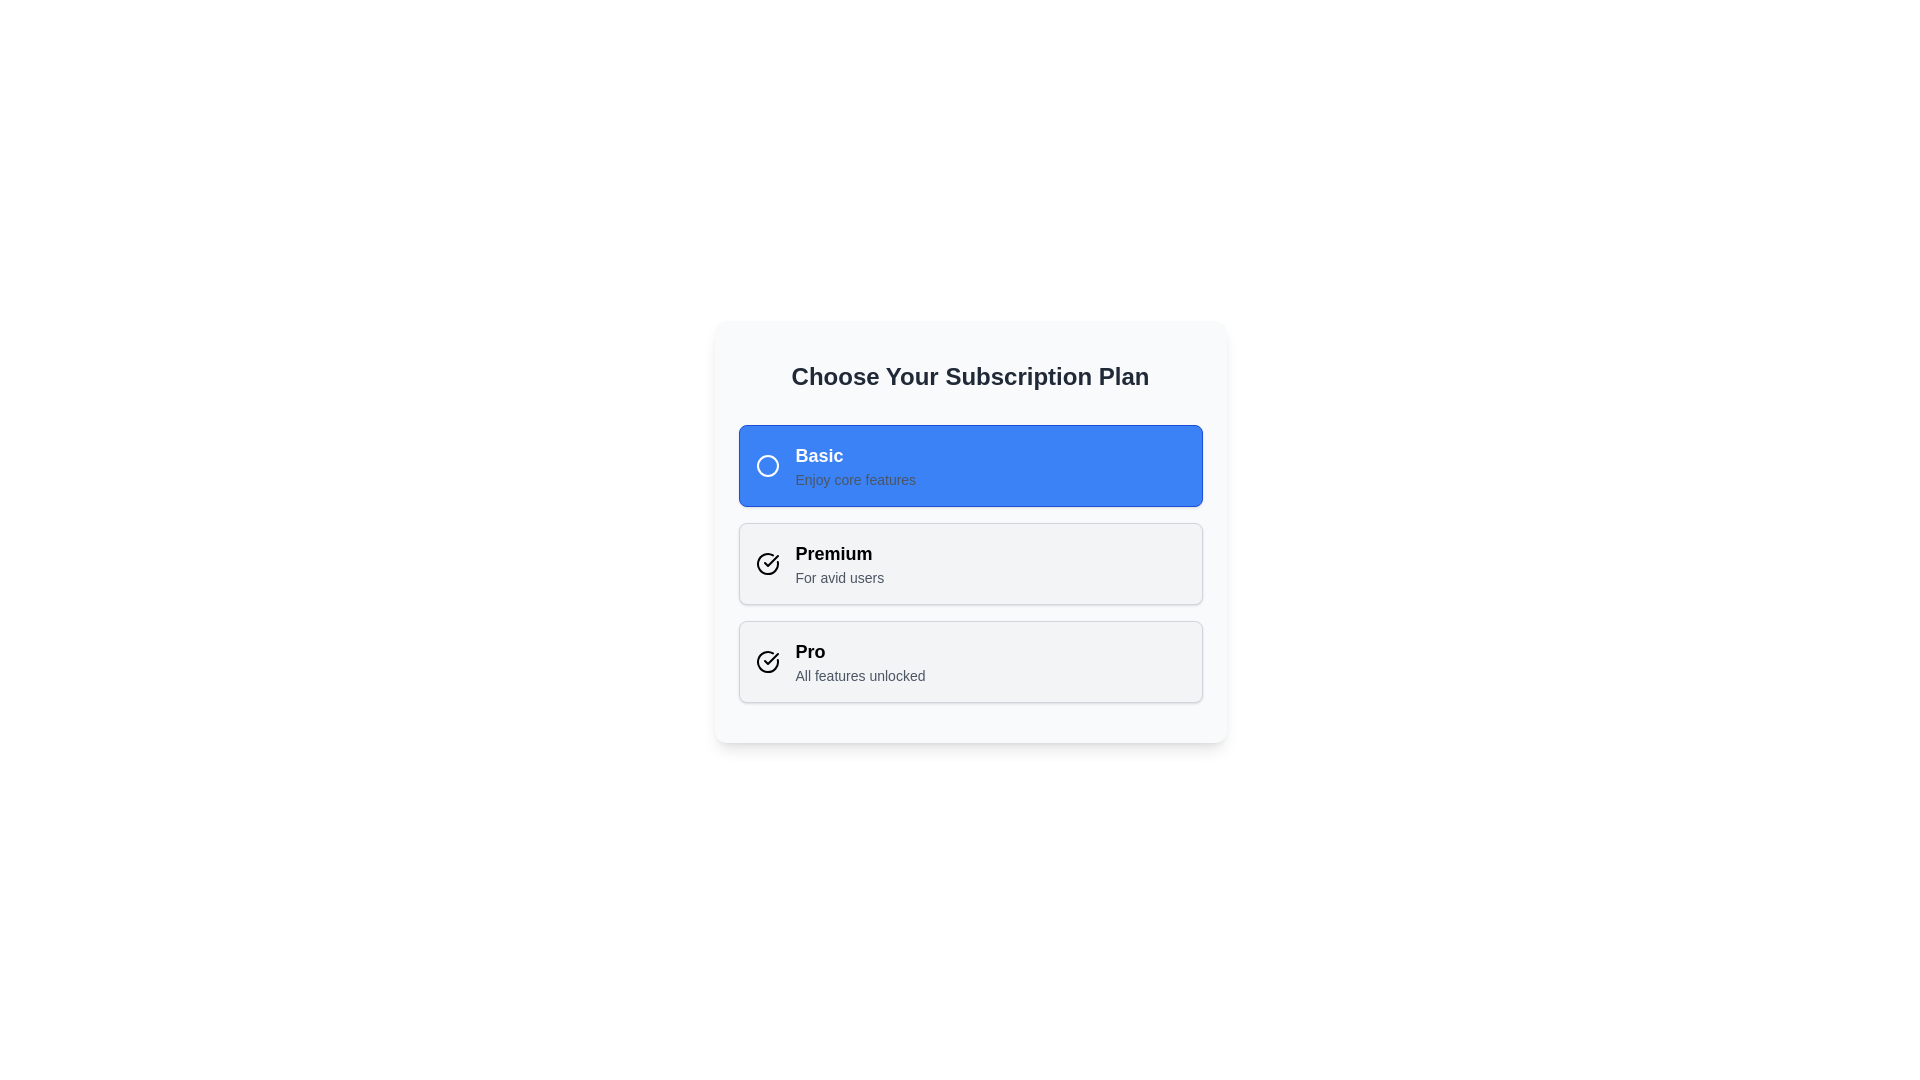  Describe the element at coordinates (970, 466) in the screenshot. I see `the selectable list item for the 'Basic' subscription plan, which is the first option in the subscription plan selection panel` at that location.